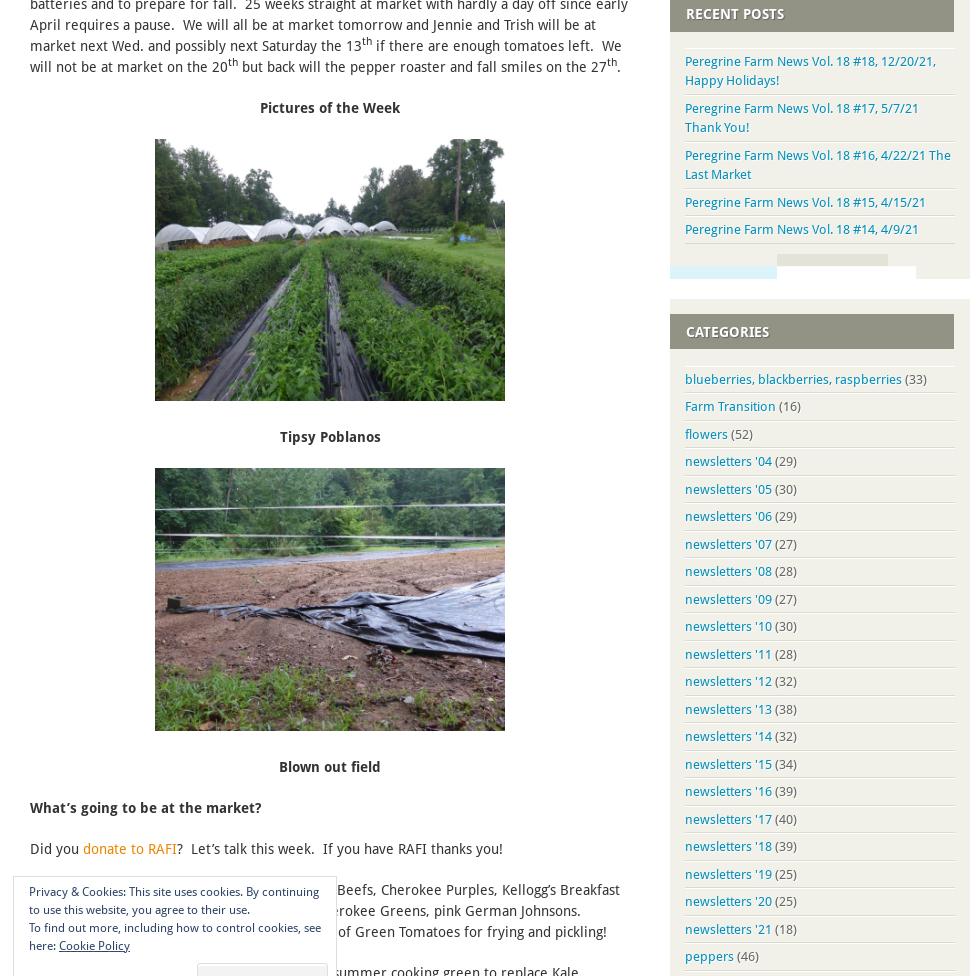 The height and width of the screenshot is (976, 980). I want to click on 'newsletters '20', so click(685, 900).